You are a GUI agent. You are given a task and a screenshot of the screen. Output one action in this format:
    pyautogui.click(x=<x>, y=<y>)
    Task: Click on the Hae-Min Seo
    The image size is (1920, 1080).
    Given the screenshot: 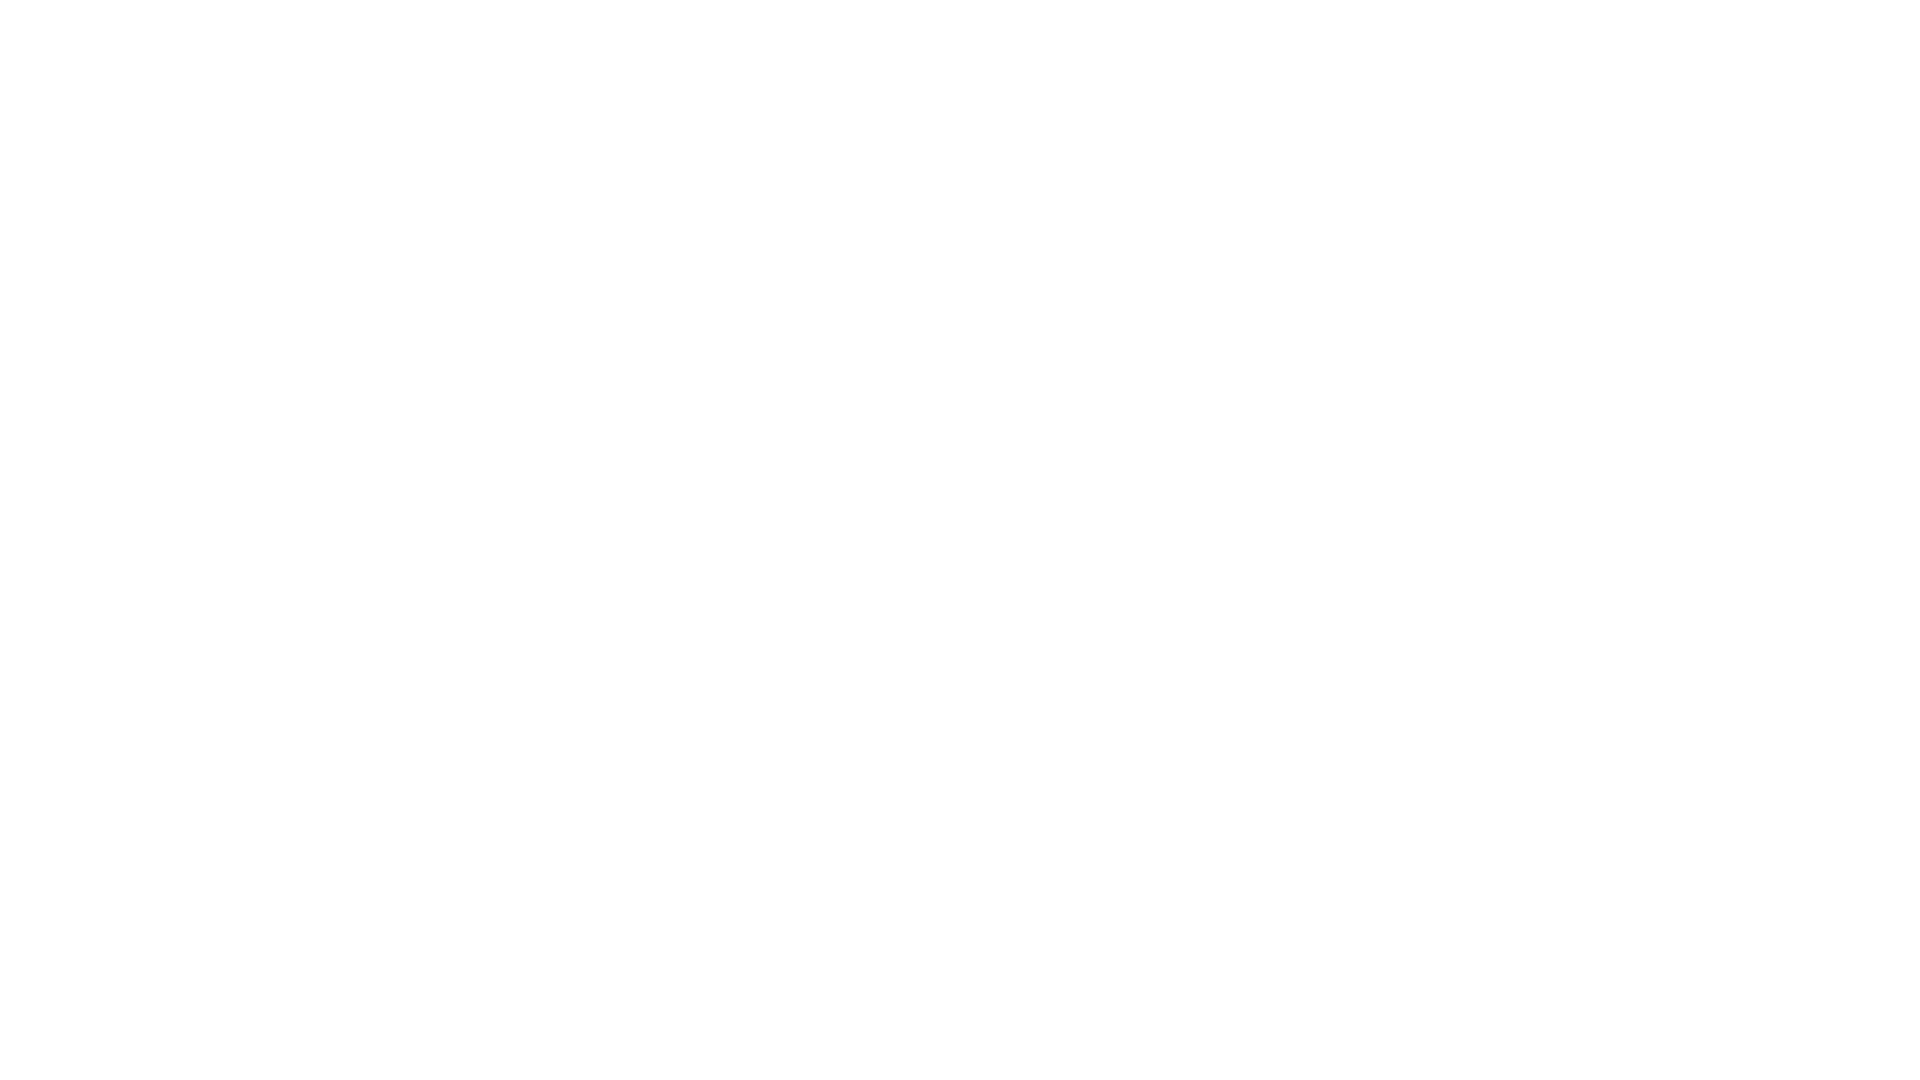 What is the action you would take?
    pyautogui.click(x=1027, y=260)
    